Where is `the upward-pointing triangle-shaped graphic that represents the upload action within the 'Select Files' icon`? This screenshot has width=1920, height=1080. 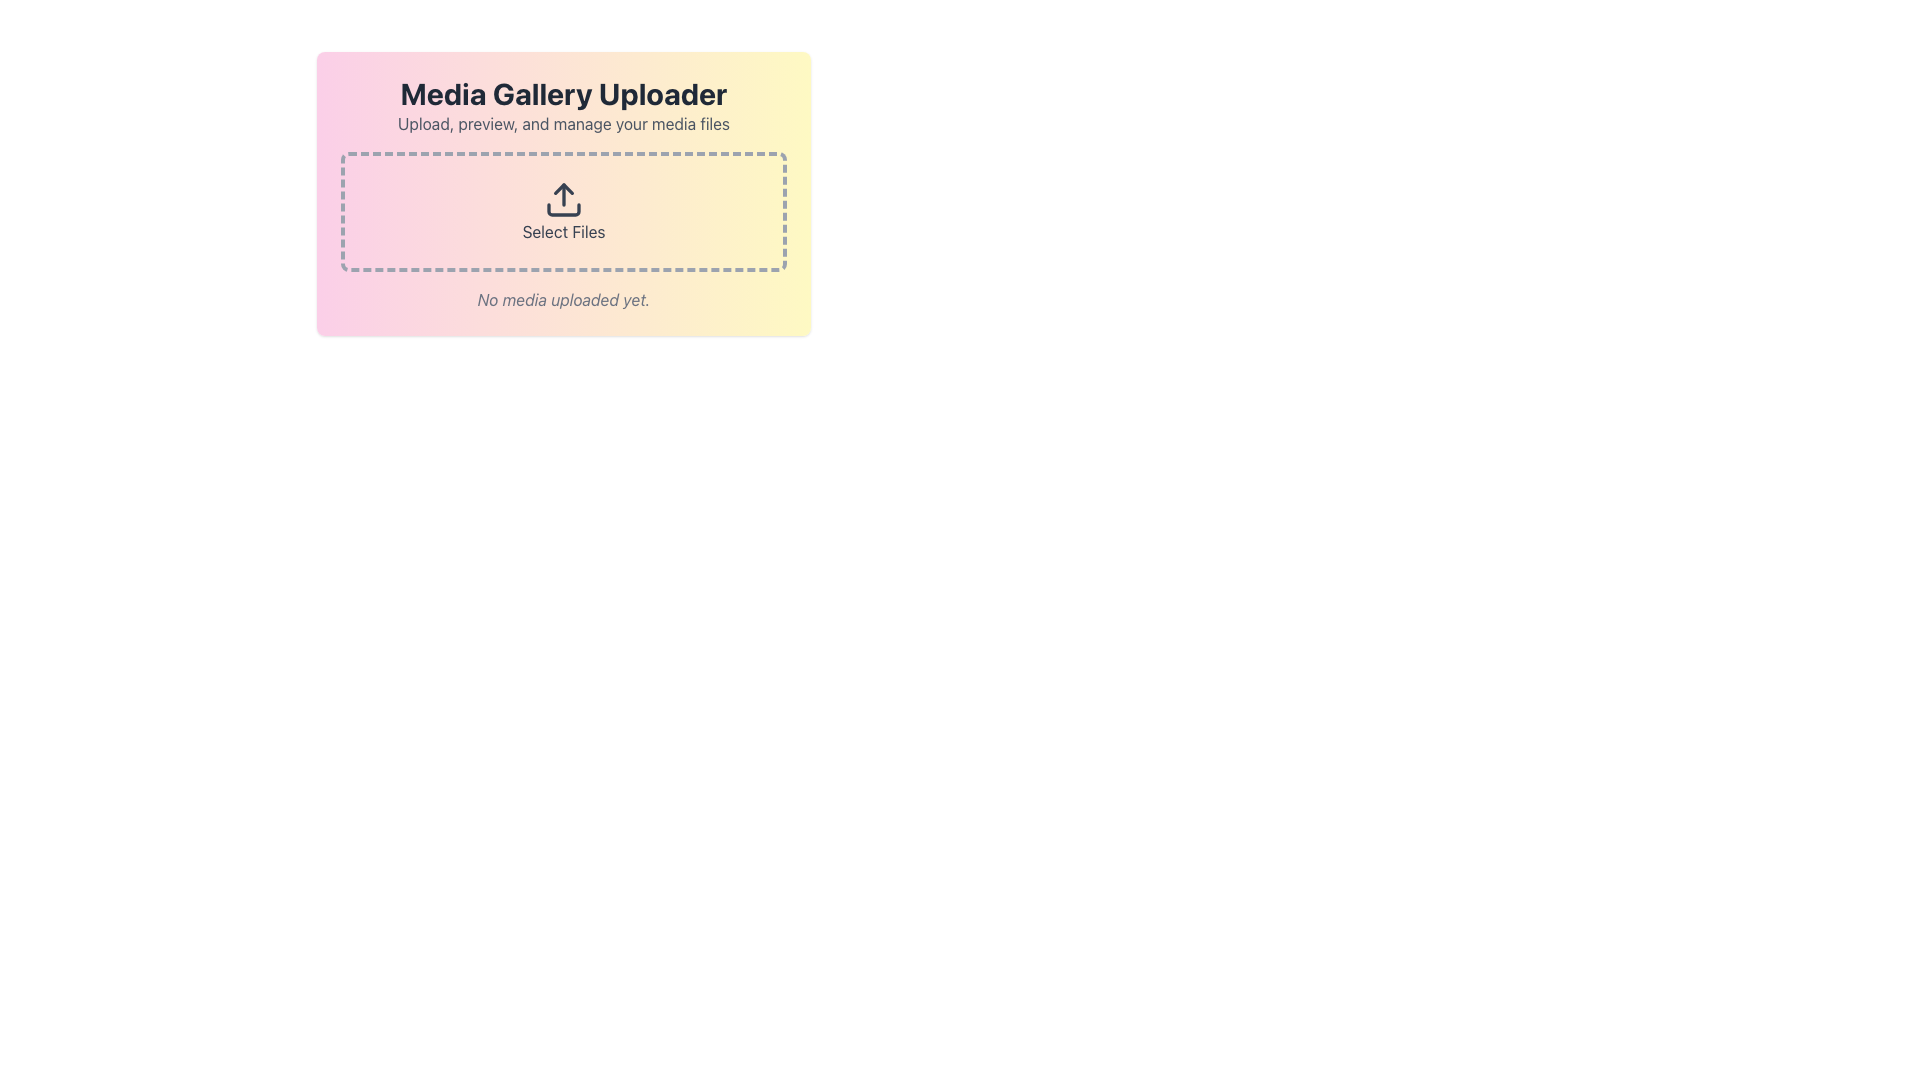 the upward-pointing triangle-shaped graphic that represents the upload action within the 'Select Files' icon is located at coordinates (563, 189).